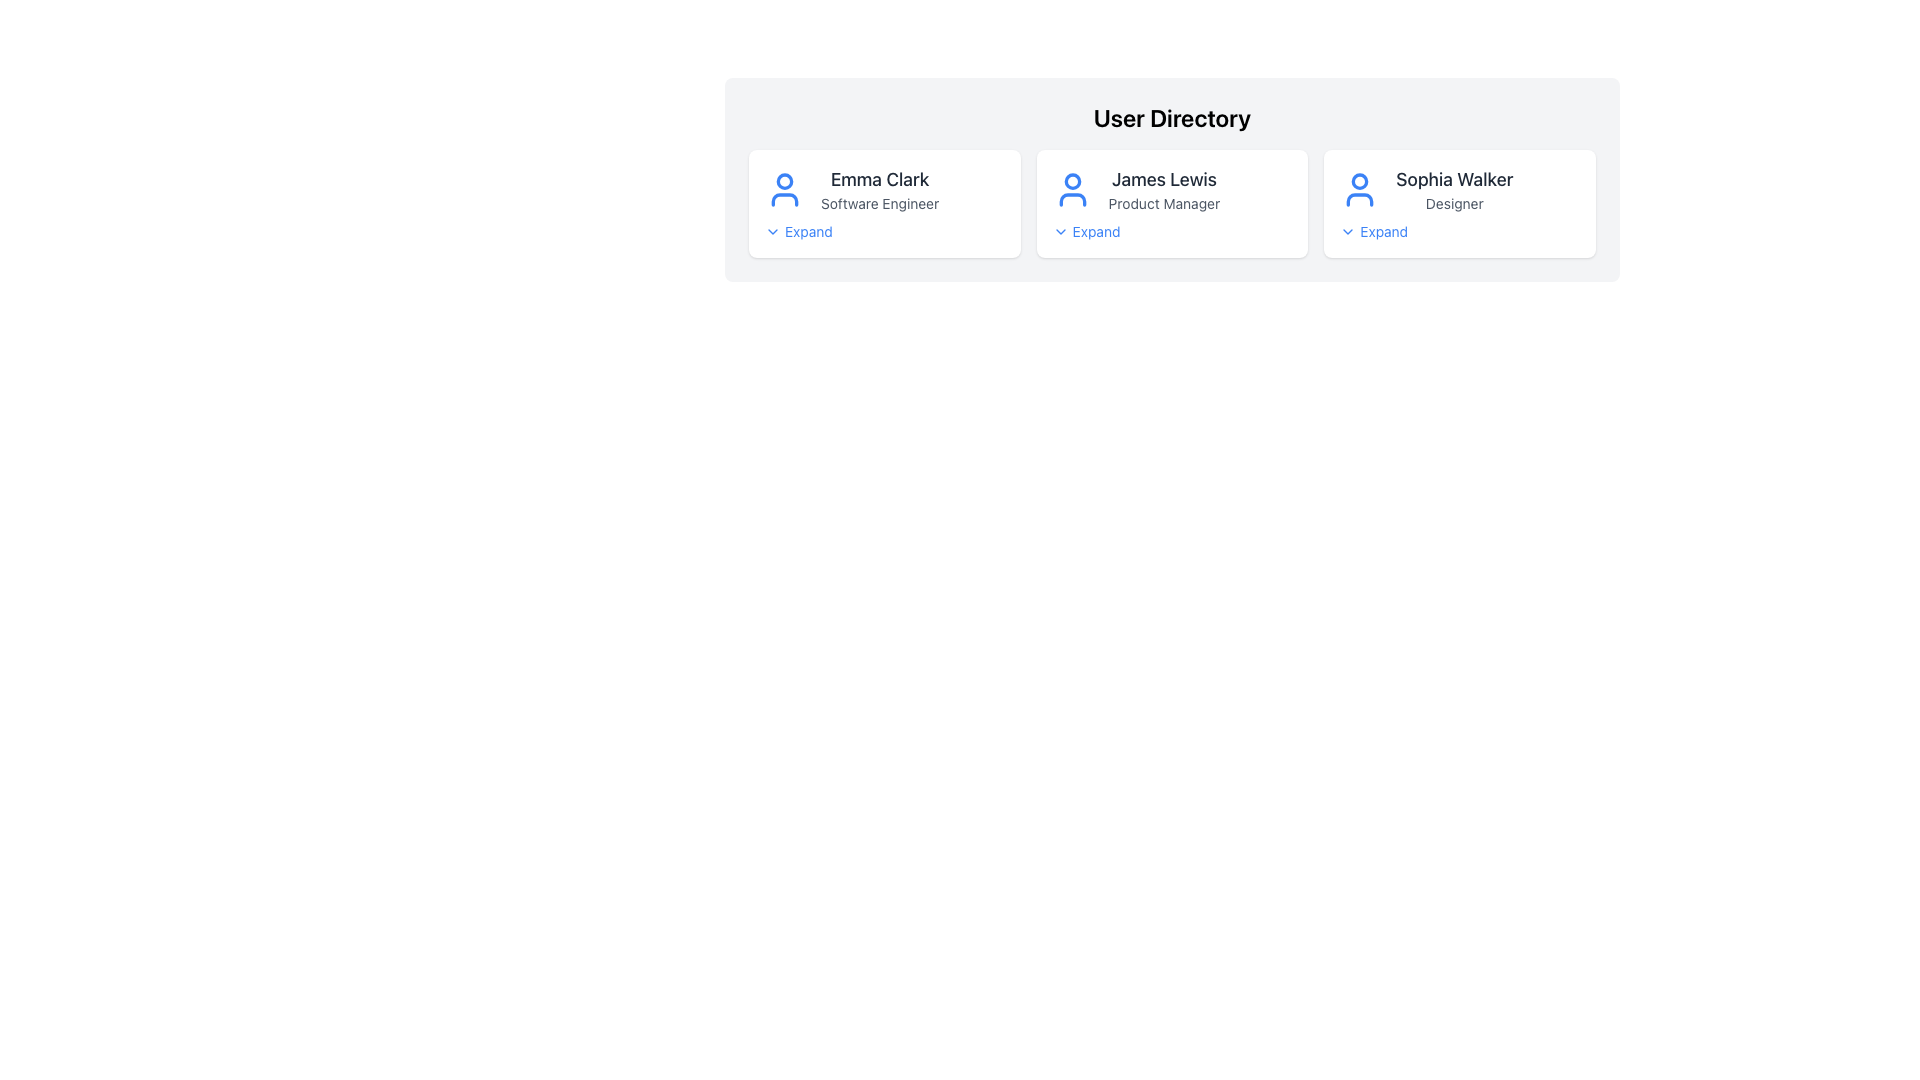 The width and height of the screenshot is (1920, 1080). What do you see at coordinates (880, 189) in the screenshot?
I see `formatted name and job title text element located on the left side of the 'User Directory' interface, positioned below the blue user icon and above the 'Expand' link` at bounding box center [880, 189].